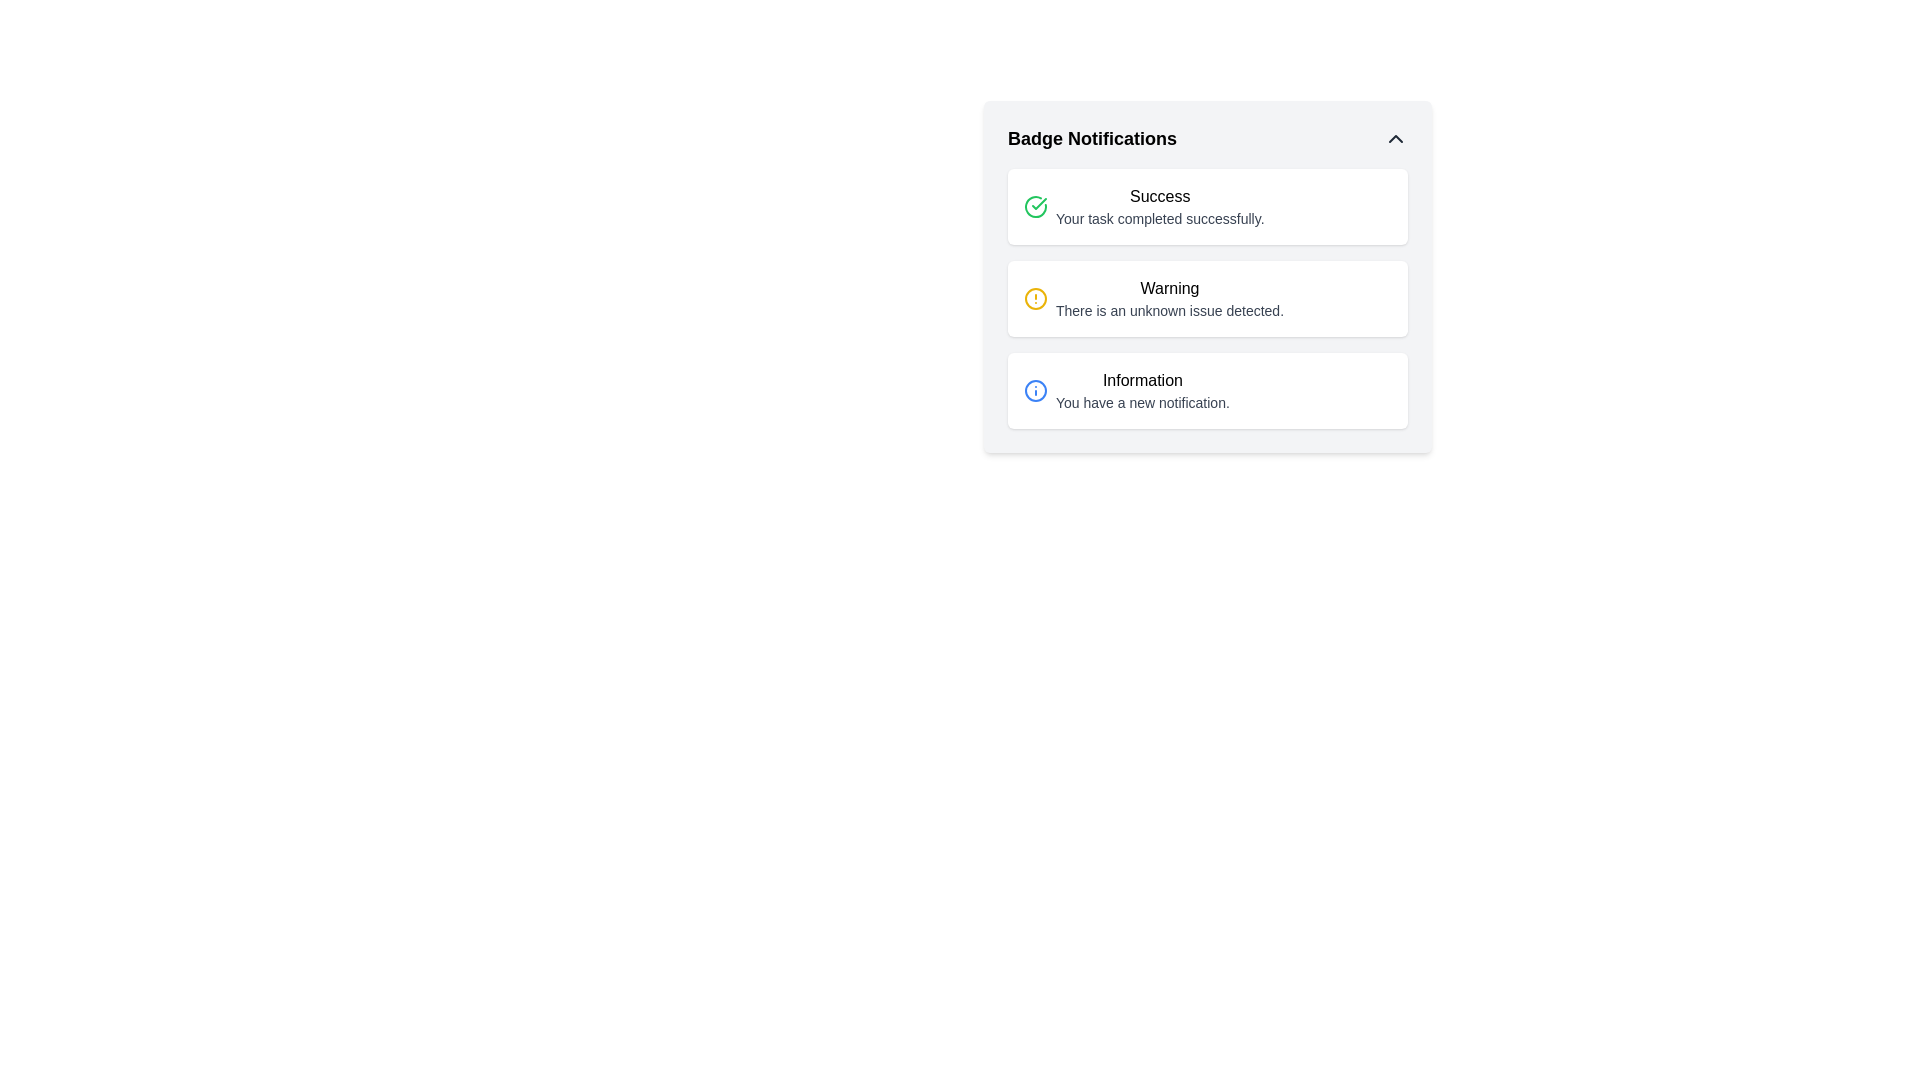  Describe the element at coordinates (1395, 137) in the screenshot. I see `the Chevron icon located at the rightmost side of the 'Badge Notifications' text` at that location.